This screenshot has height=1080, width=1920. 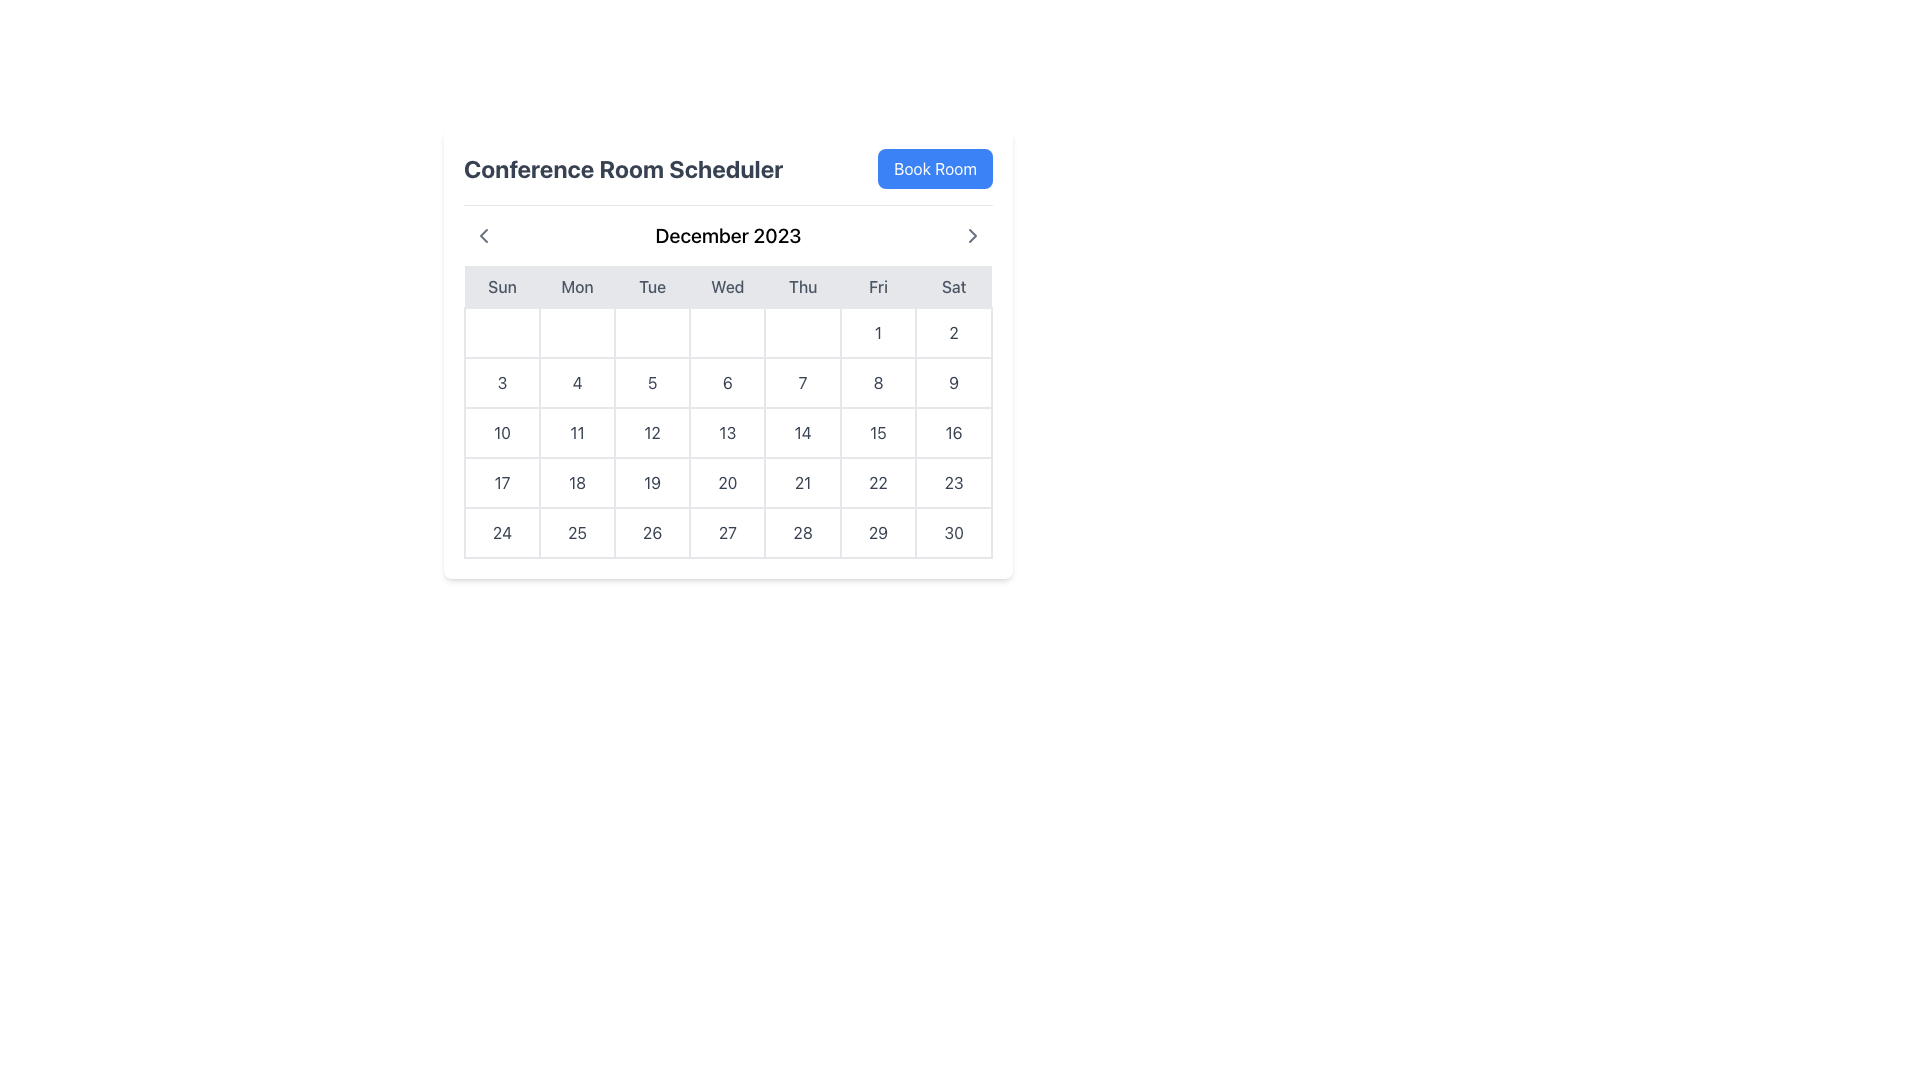 What do you see at coordinates (803, 482) in the screenshot?
I see `the square button labeled '21' in the calendar grid for December 2023, located under the header 'Thu'` at bounding box center [803, 482].